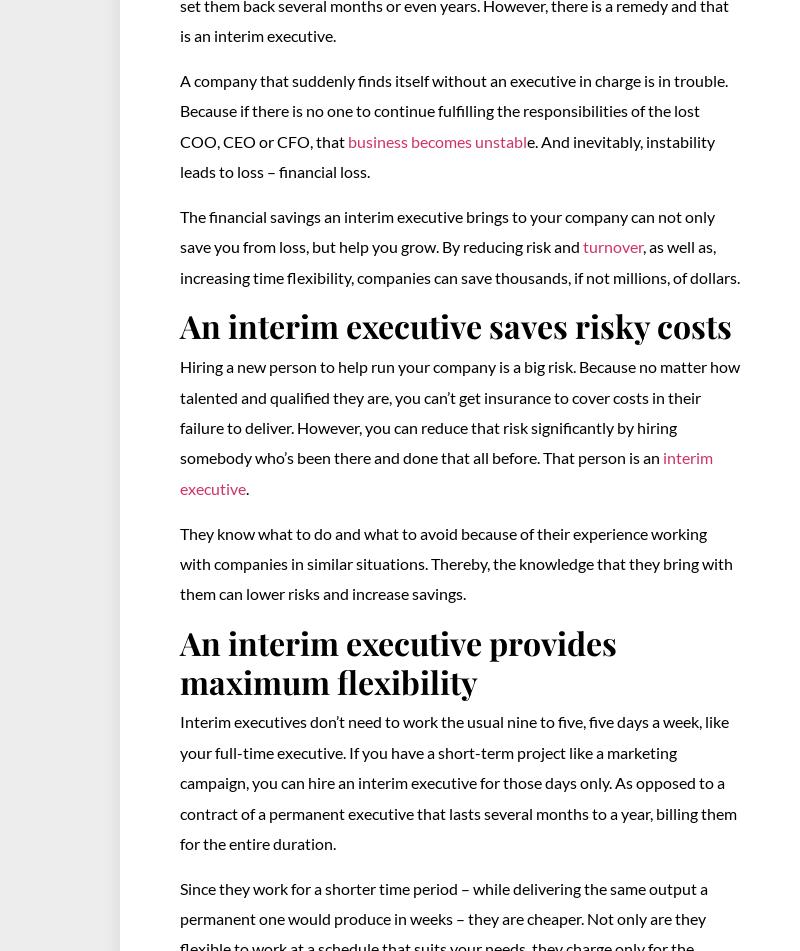 This screenshot has height=951, width=800. I want to click on 'turnover', so click(612, 246).